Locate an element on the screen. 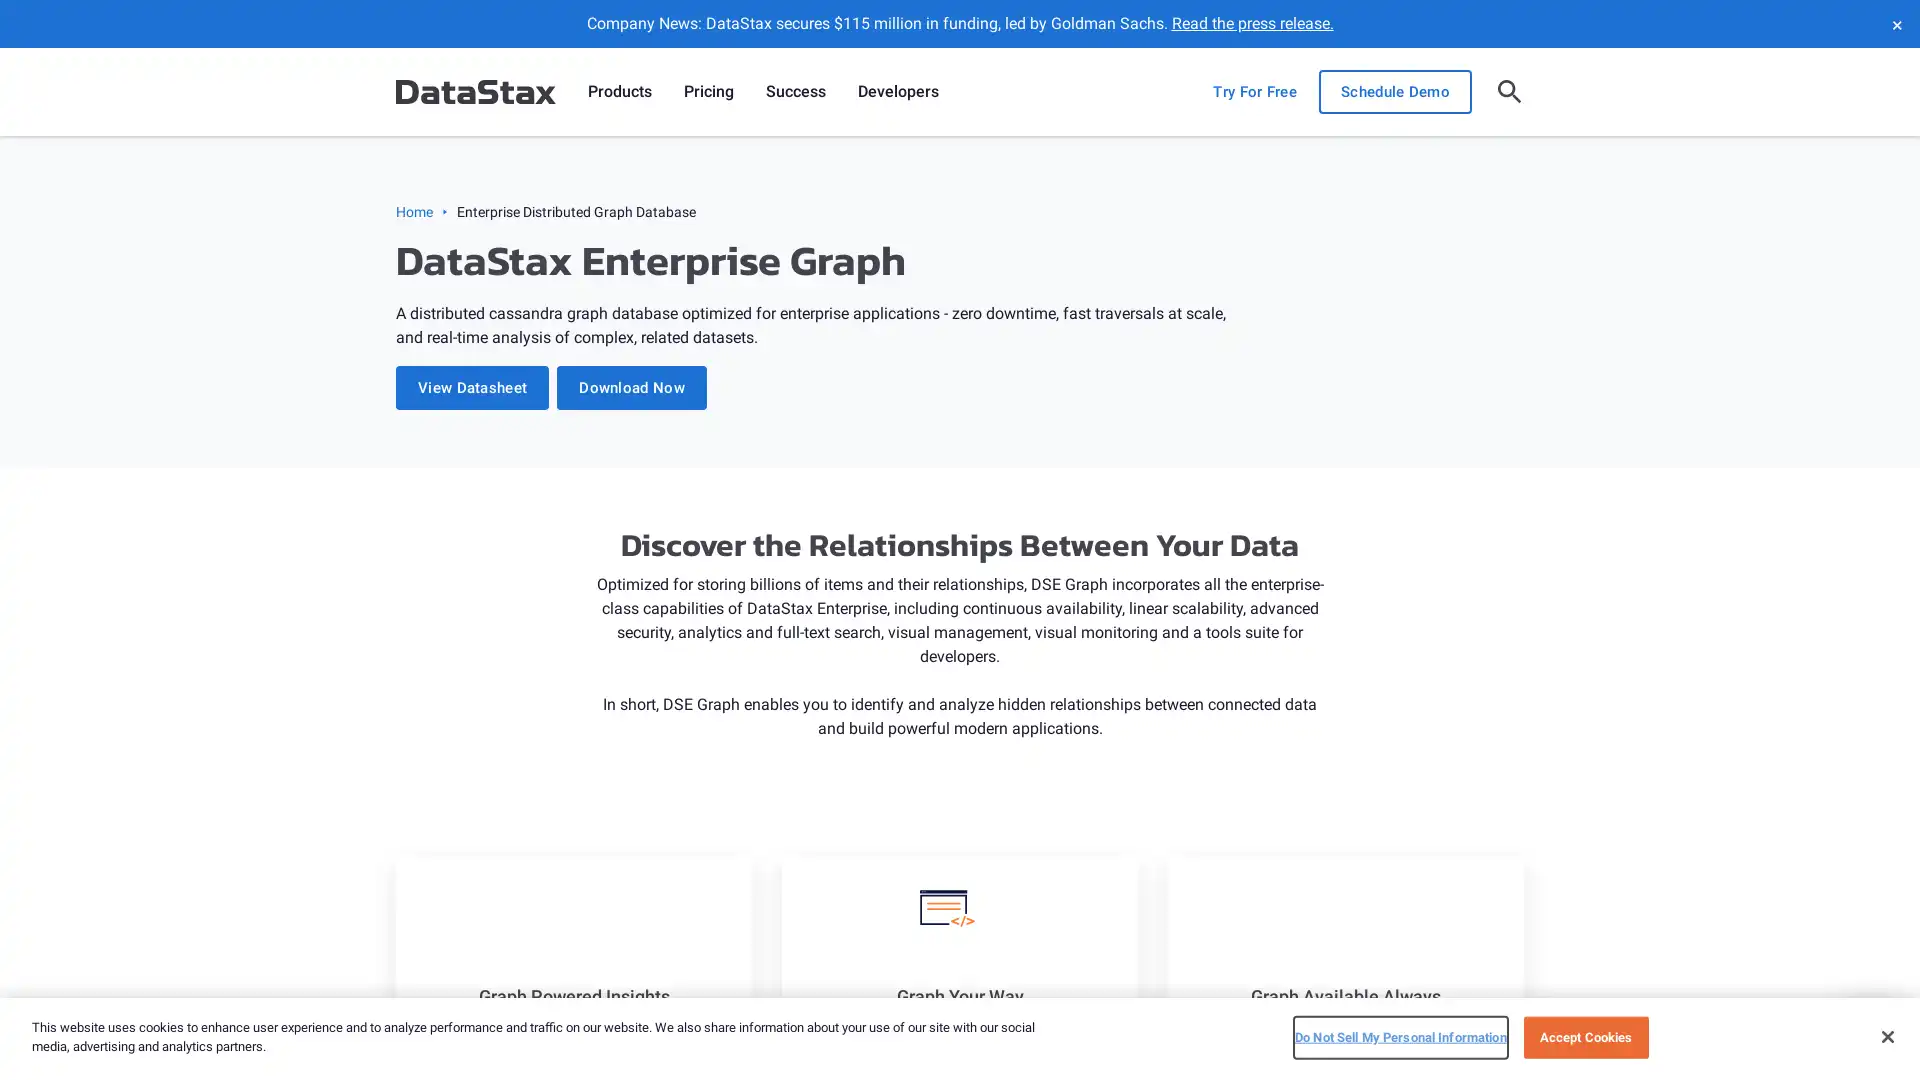  Close is located at coordinates (1886, 1035).